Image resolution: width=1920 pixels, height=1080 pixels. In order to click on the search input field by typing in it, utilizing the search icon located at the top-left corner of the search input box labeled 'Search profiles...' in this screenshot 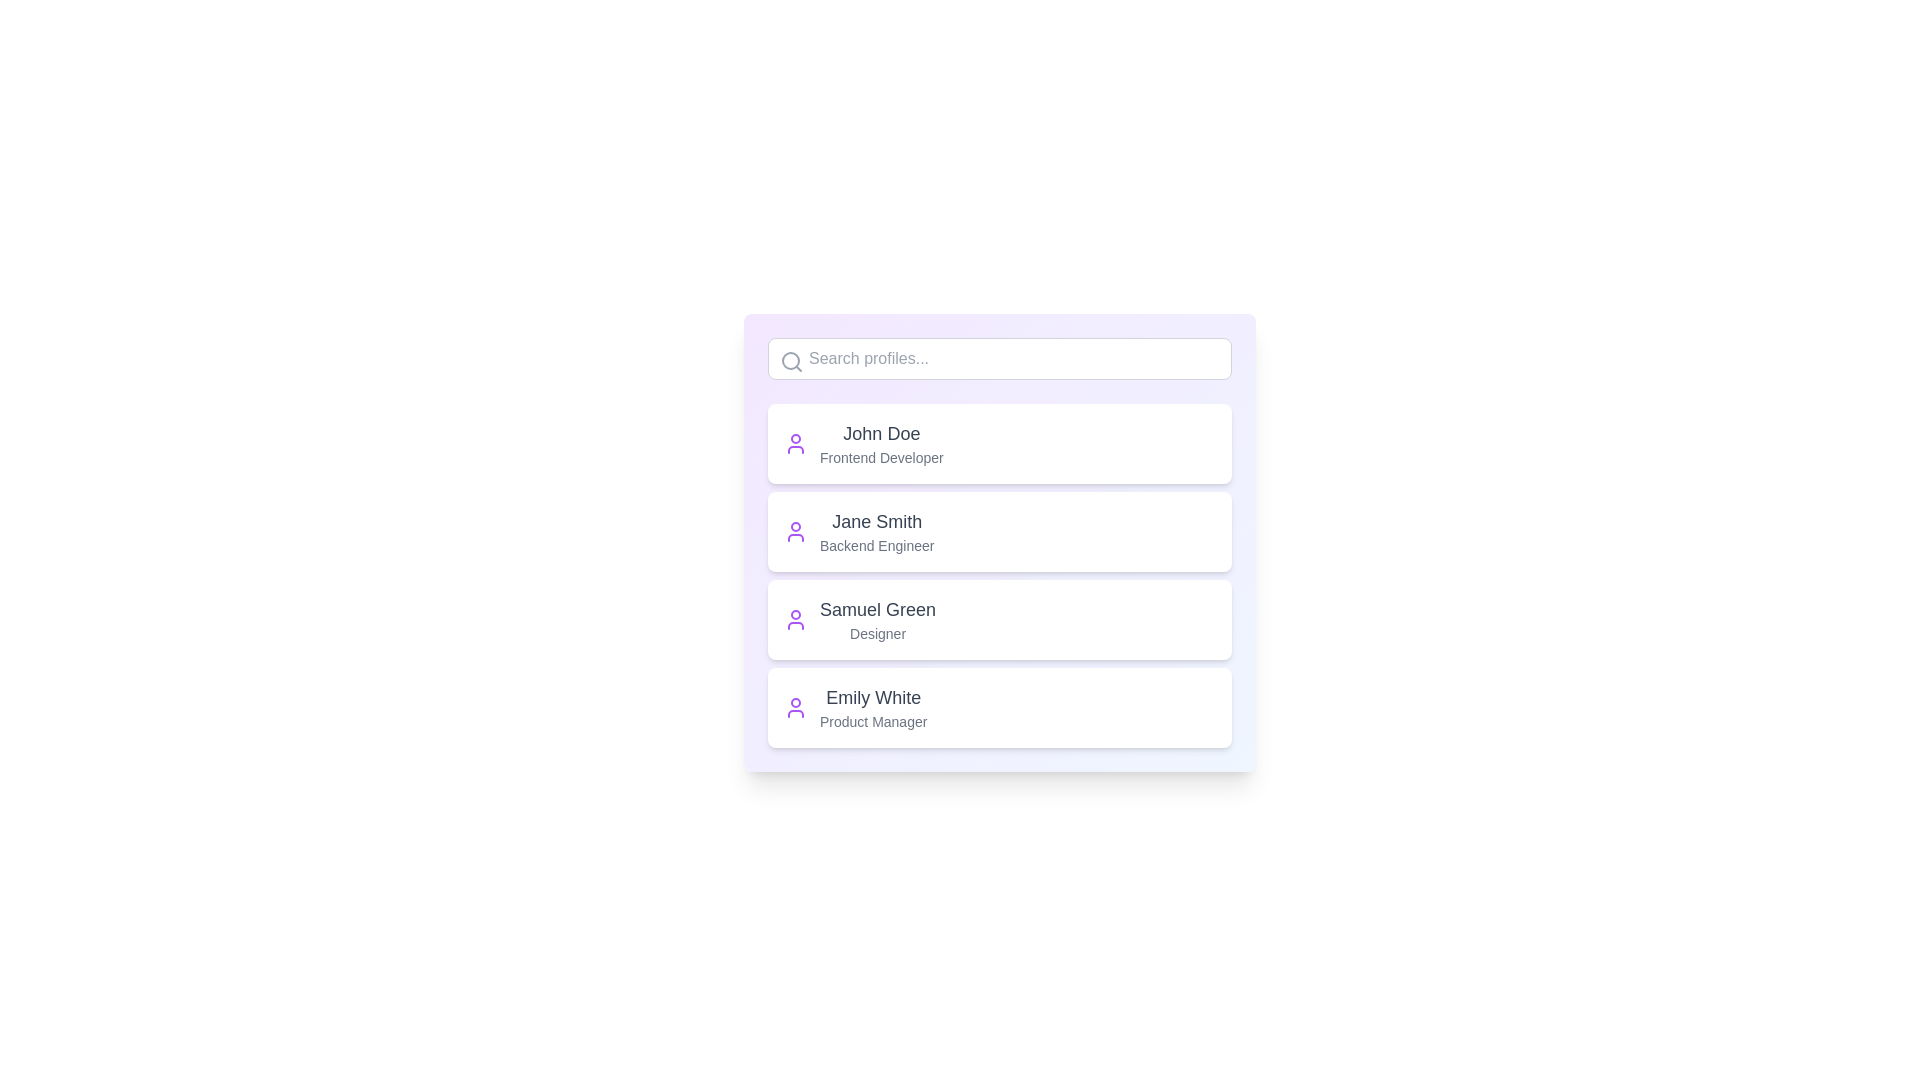, I will do `click(791, 362)`.